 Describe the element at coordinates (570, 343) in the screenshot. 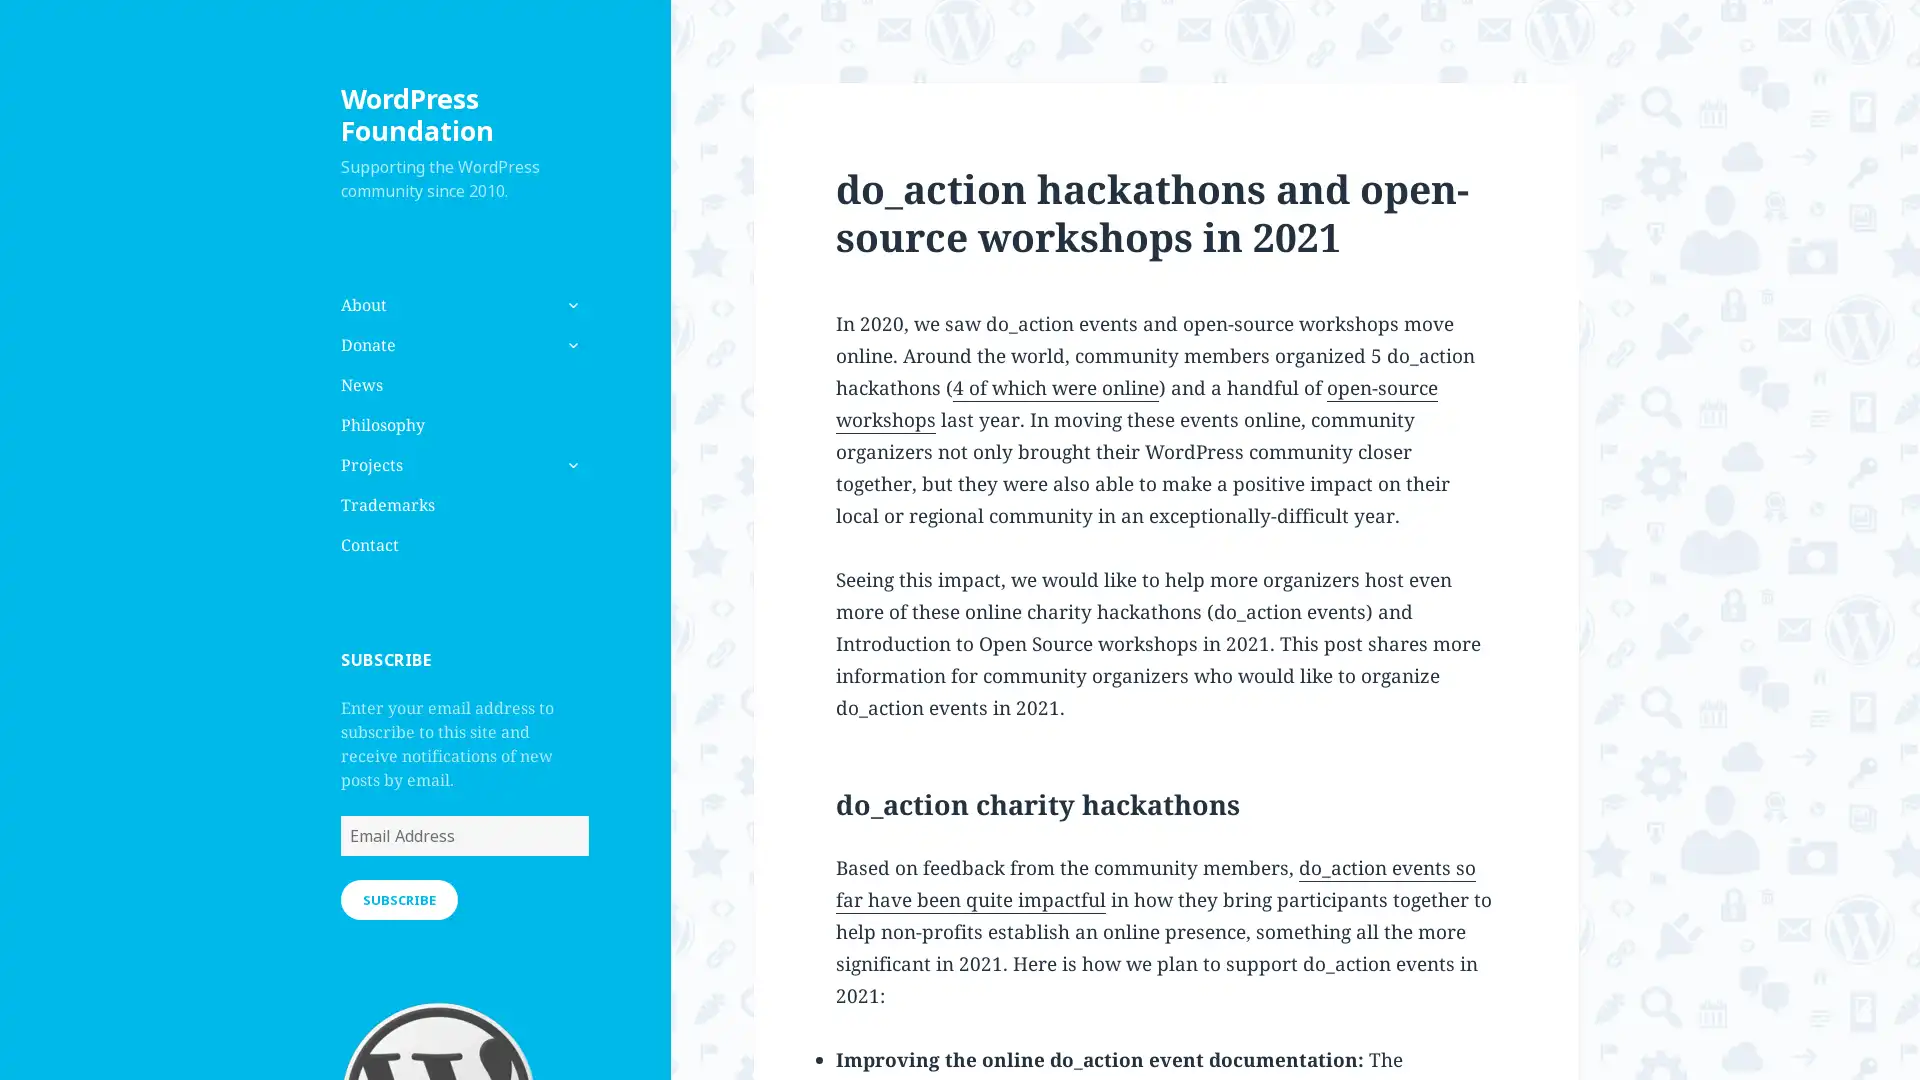

I see `expand child menu` at that location.